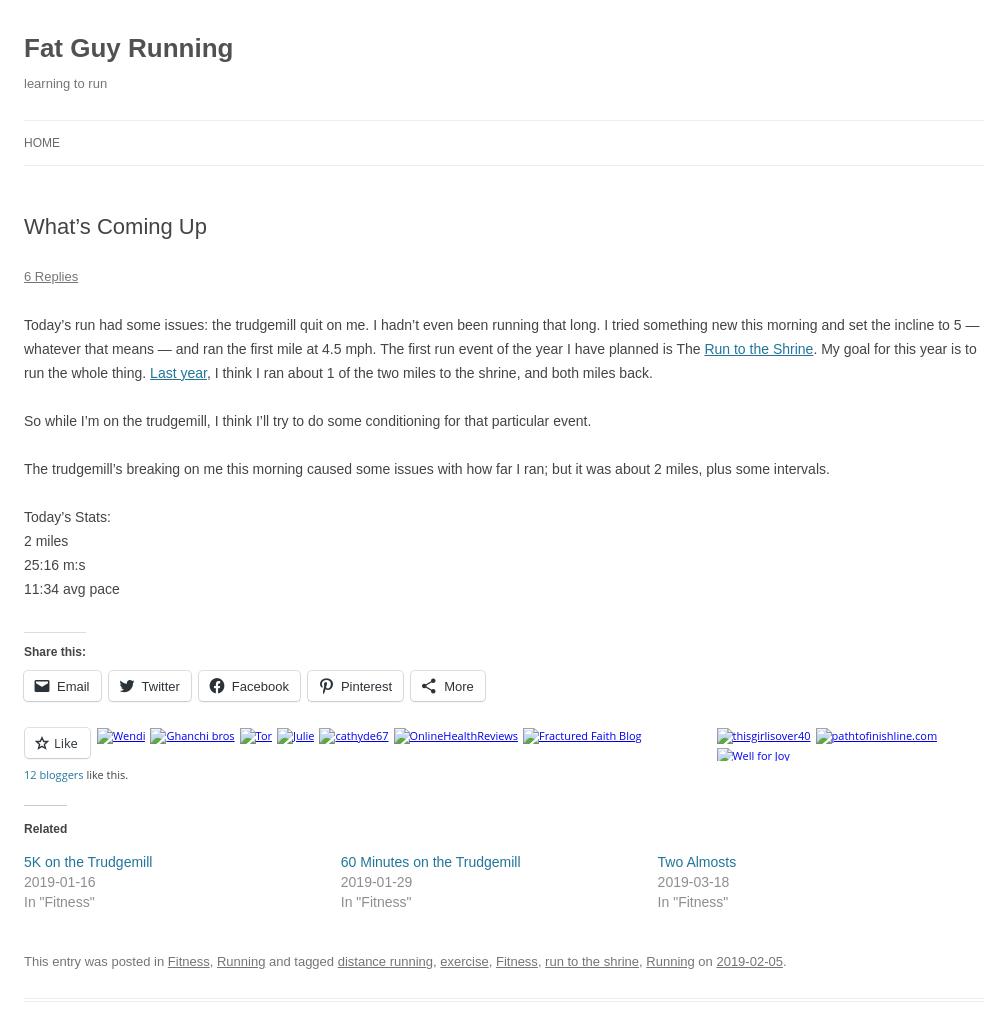 This screenshot has width=1008, height=1032. I want to click on 'Share this:', so click(55, 649).